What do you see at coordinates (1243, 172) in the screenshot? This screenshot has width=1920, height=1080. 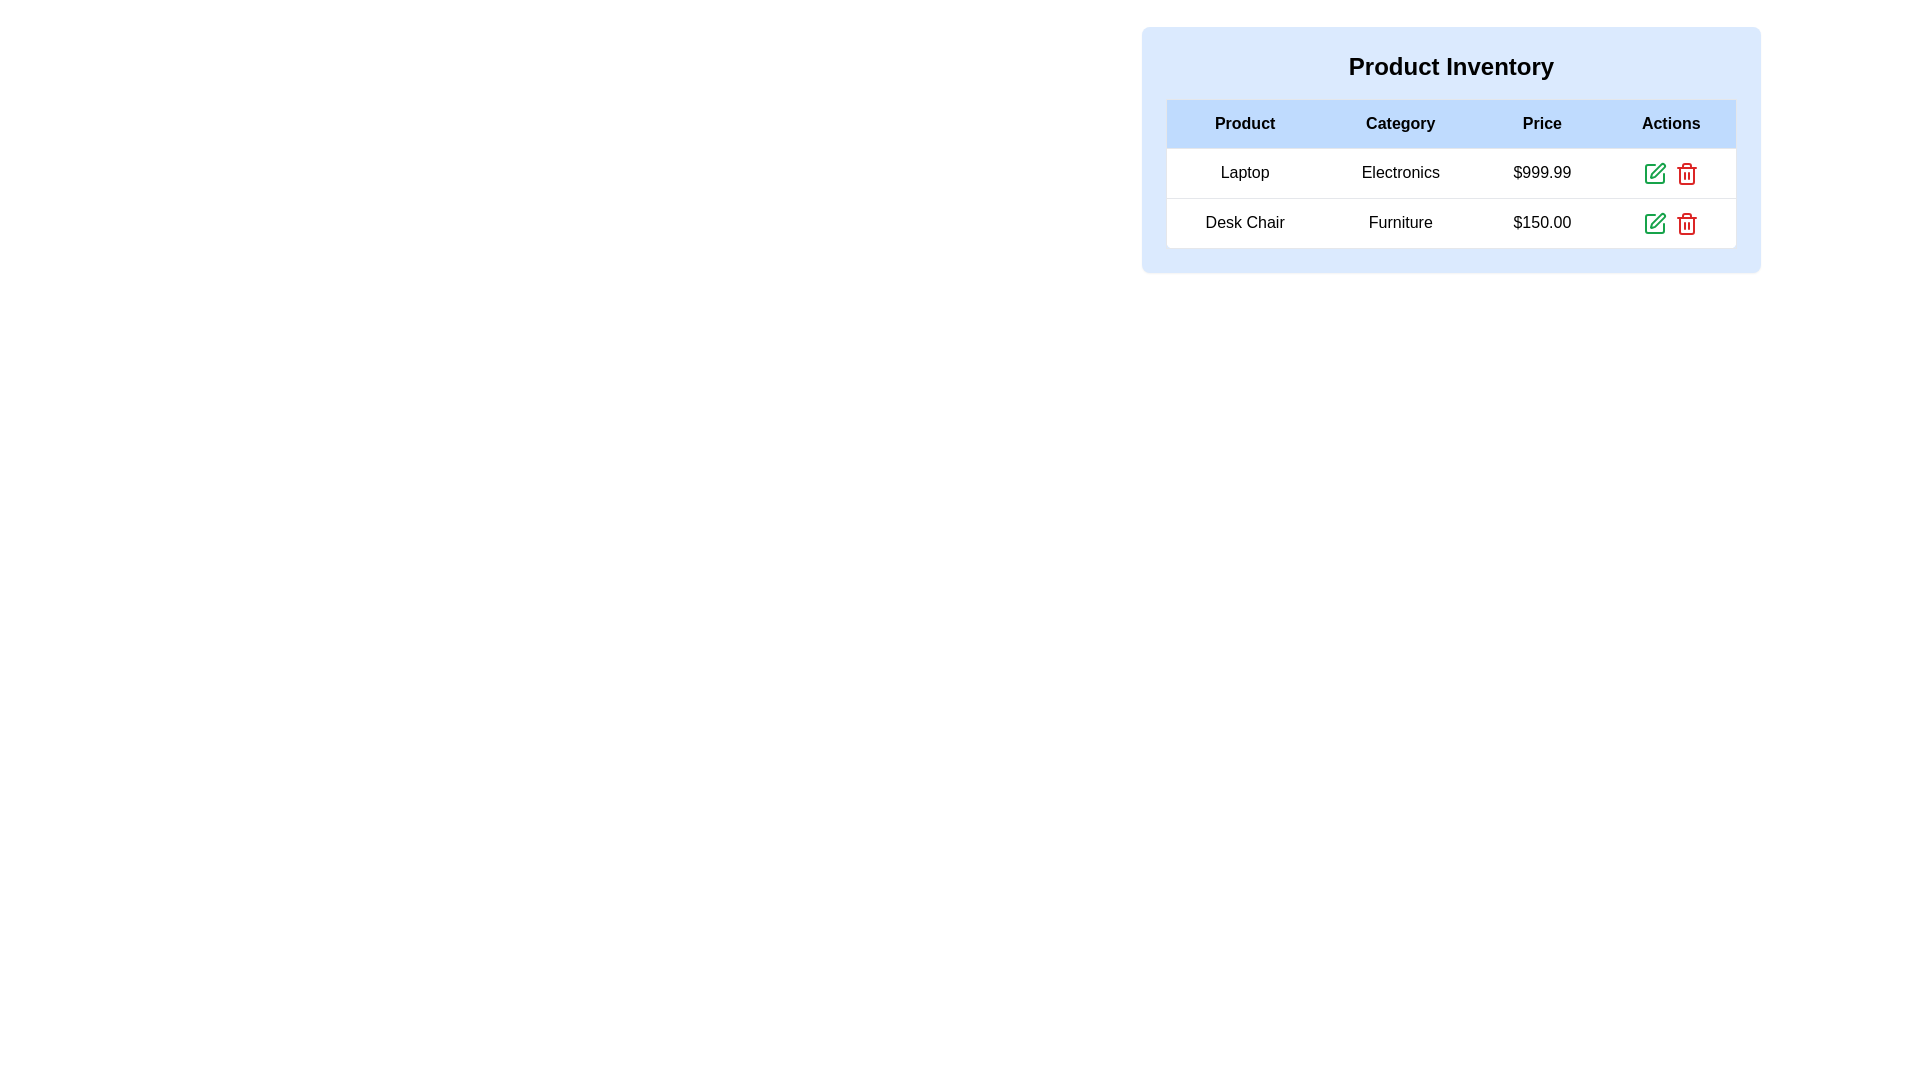 I see `the text label displaying 'Laptop' in the first row of the table under the 'Product' column` at bounding box center [1243, 172].